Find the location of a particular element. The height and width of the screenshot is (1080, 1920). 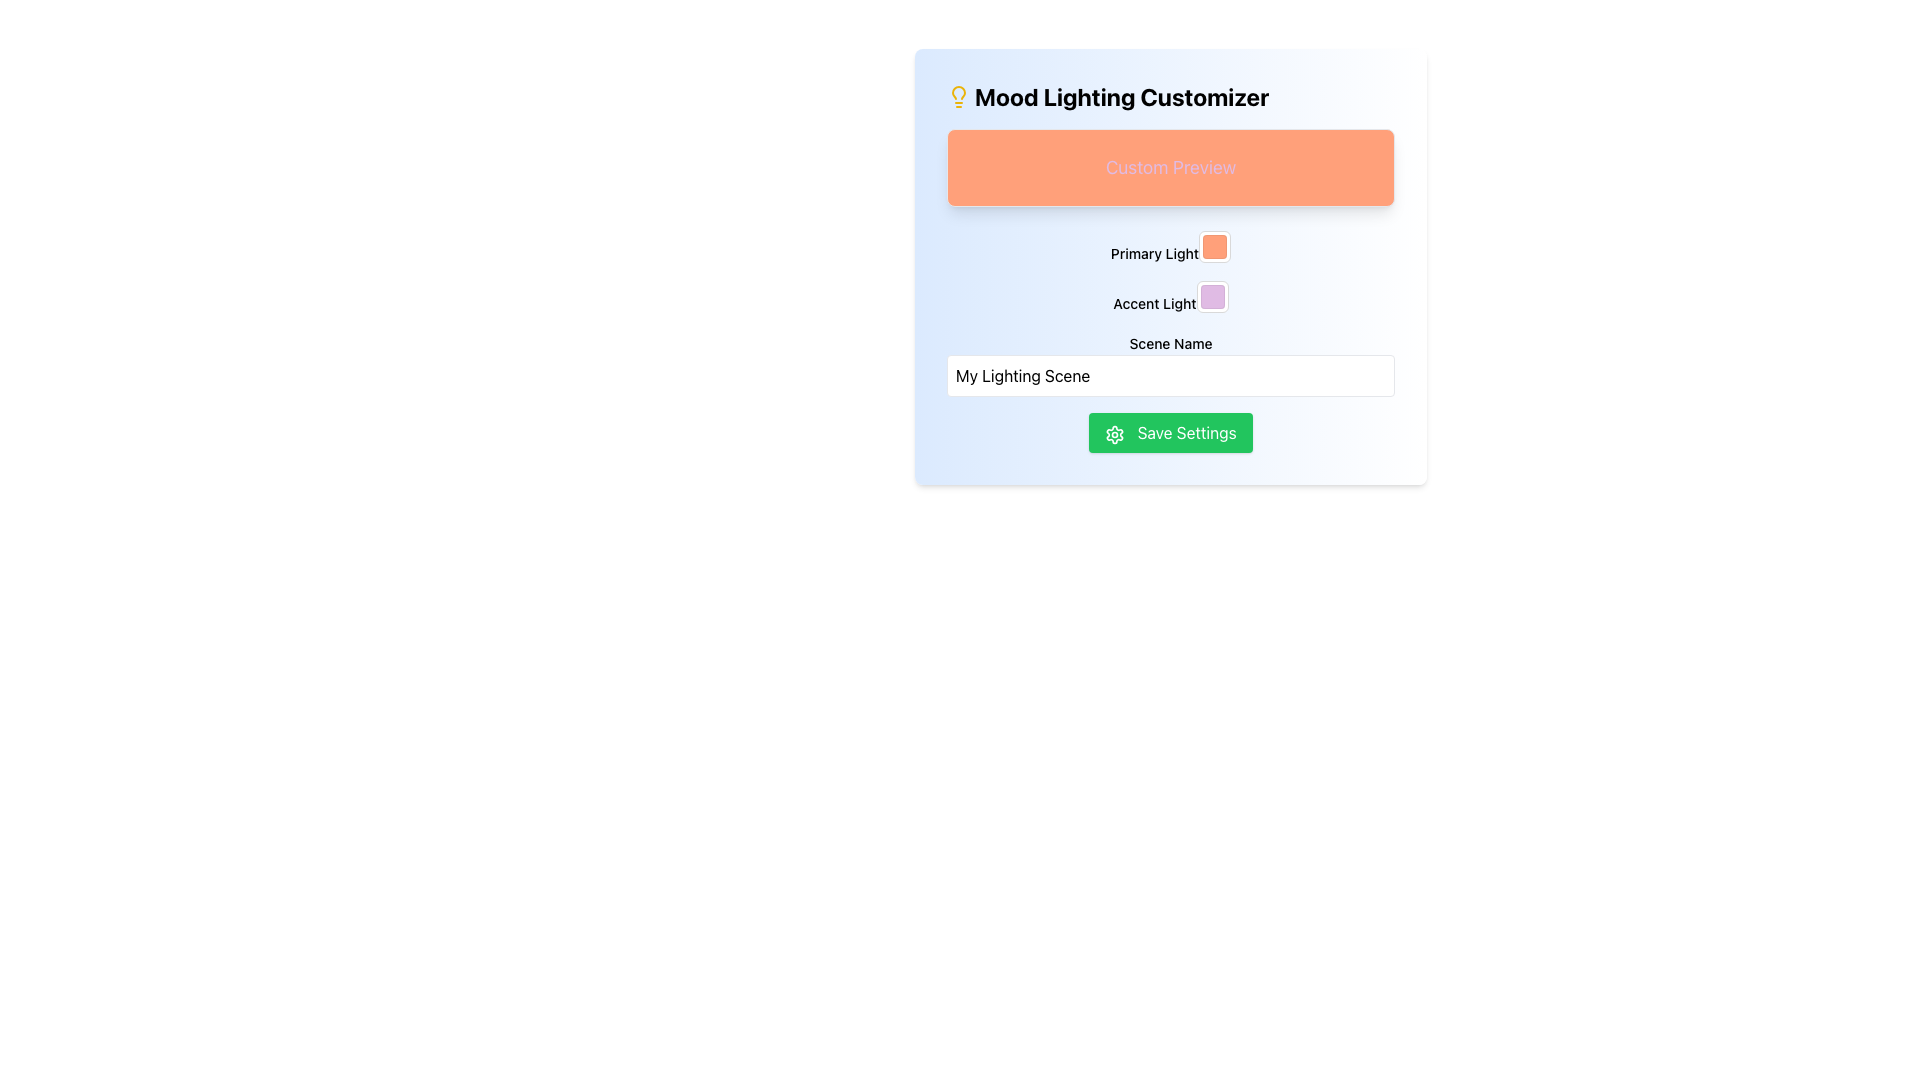

the lightbulb-shaped icon located at the leftmost part of the title text 'Mood Lighting Customizer' is located at coordinates (958, 96).